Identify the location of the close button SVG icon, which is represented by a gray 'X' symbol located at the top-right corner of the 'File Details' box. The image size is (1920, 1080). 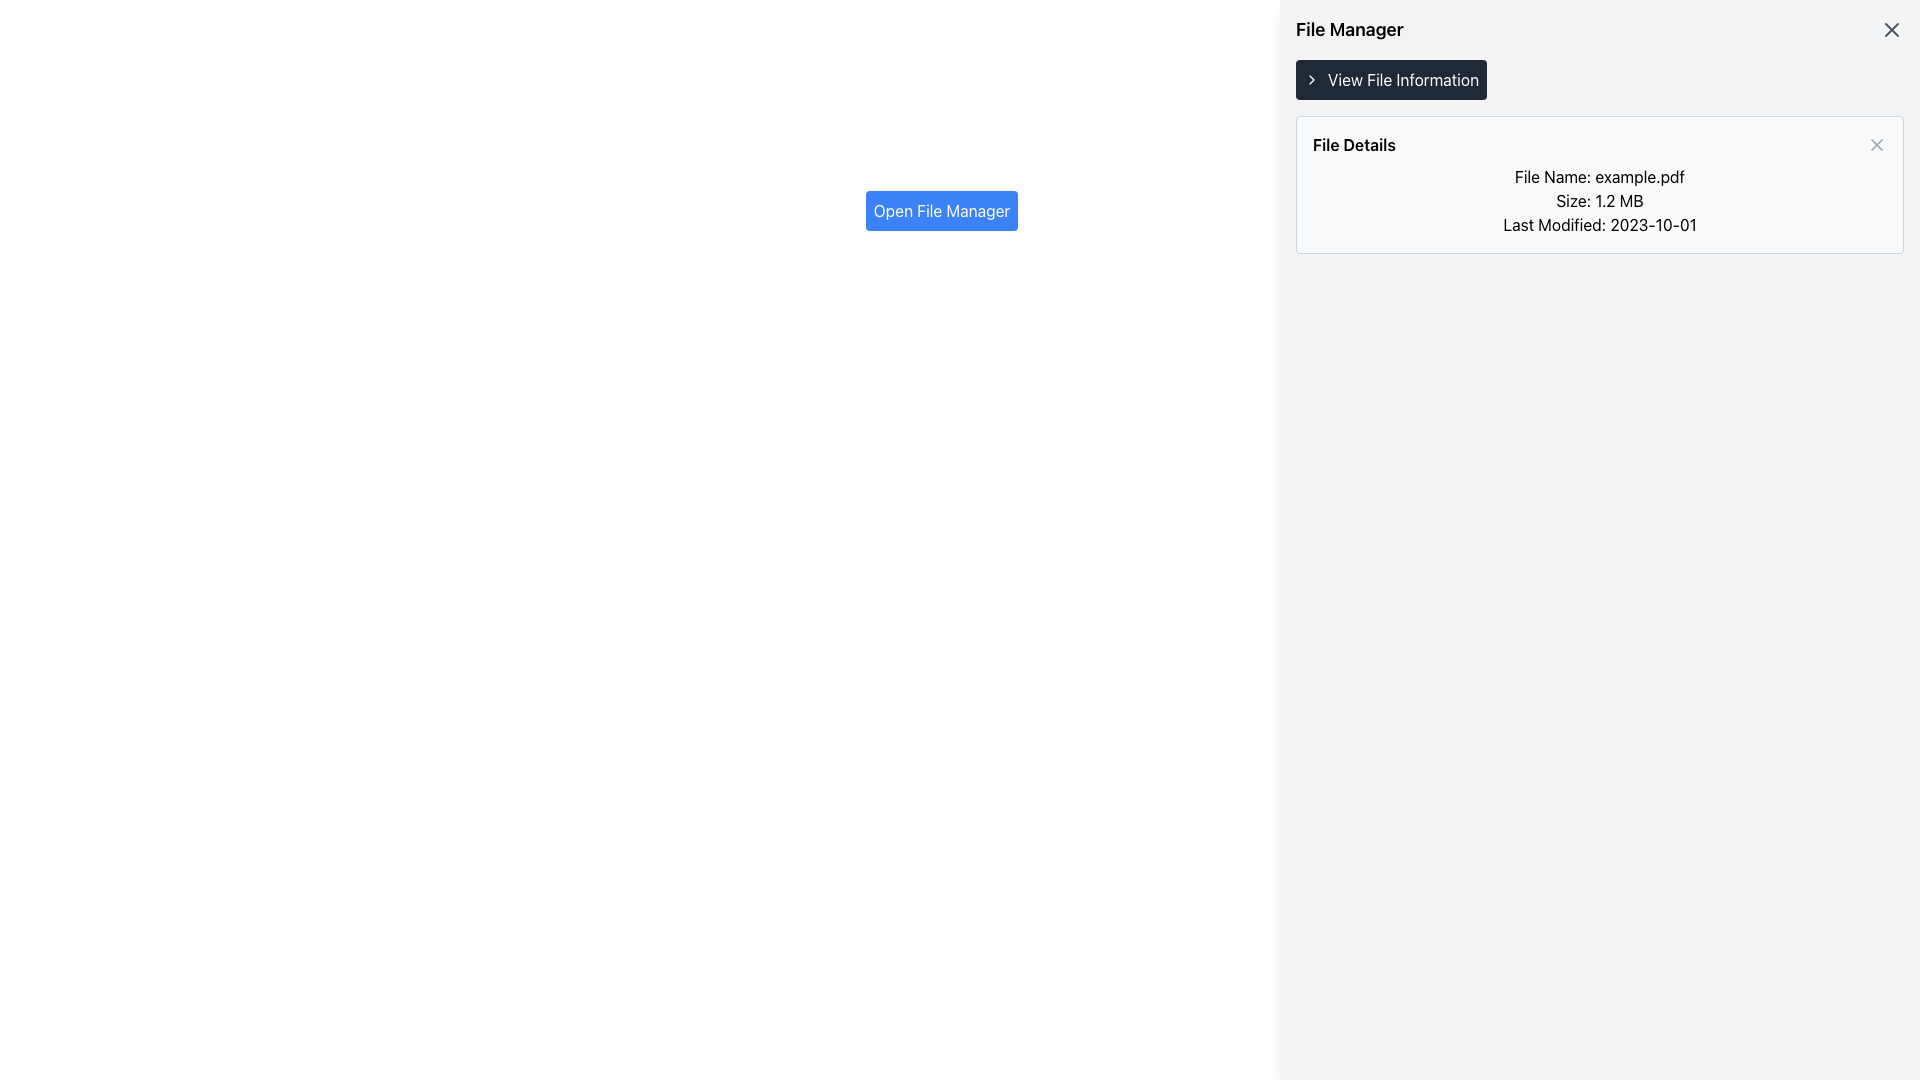
(1875, 144).